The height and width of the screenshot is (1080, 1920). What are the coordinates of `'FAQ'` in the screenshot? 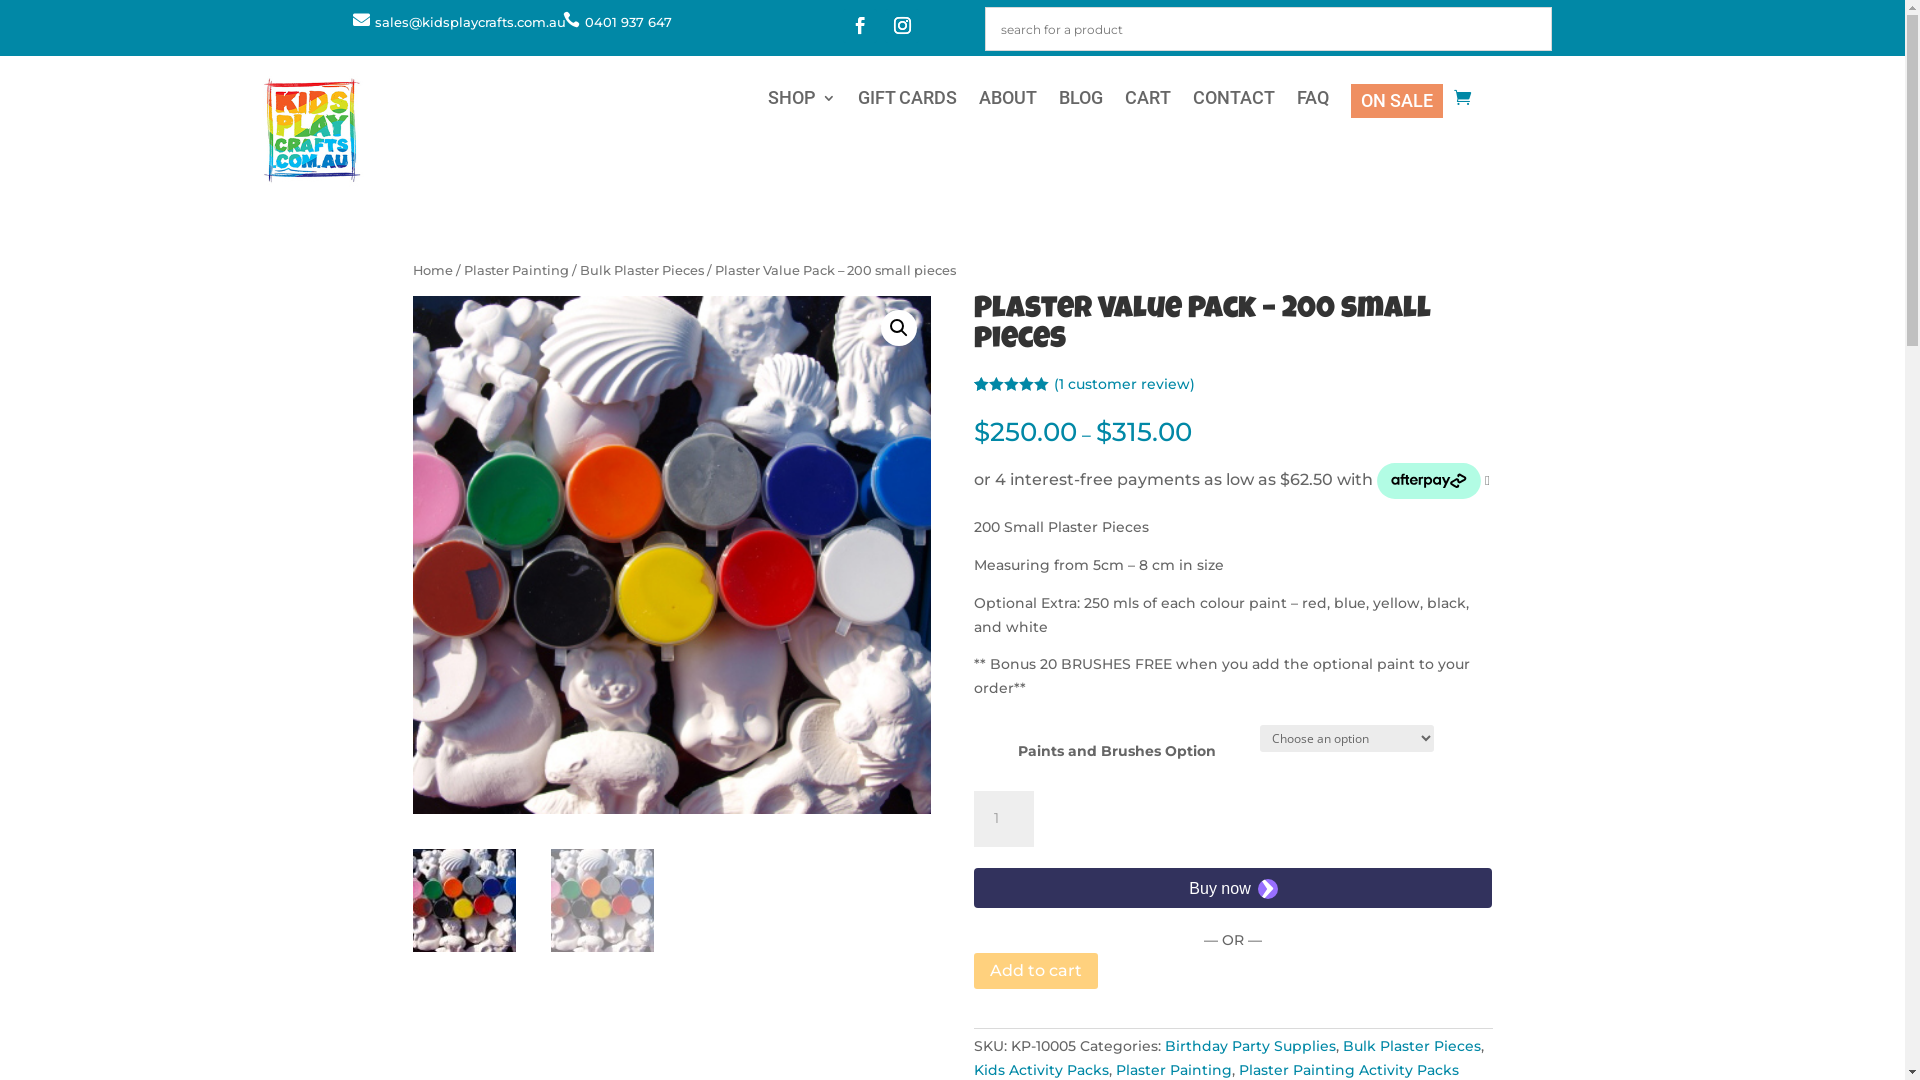 It's located at (1311, 104).